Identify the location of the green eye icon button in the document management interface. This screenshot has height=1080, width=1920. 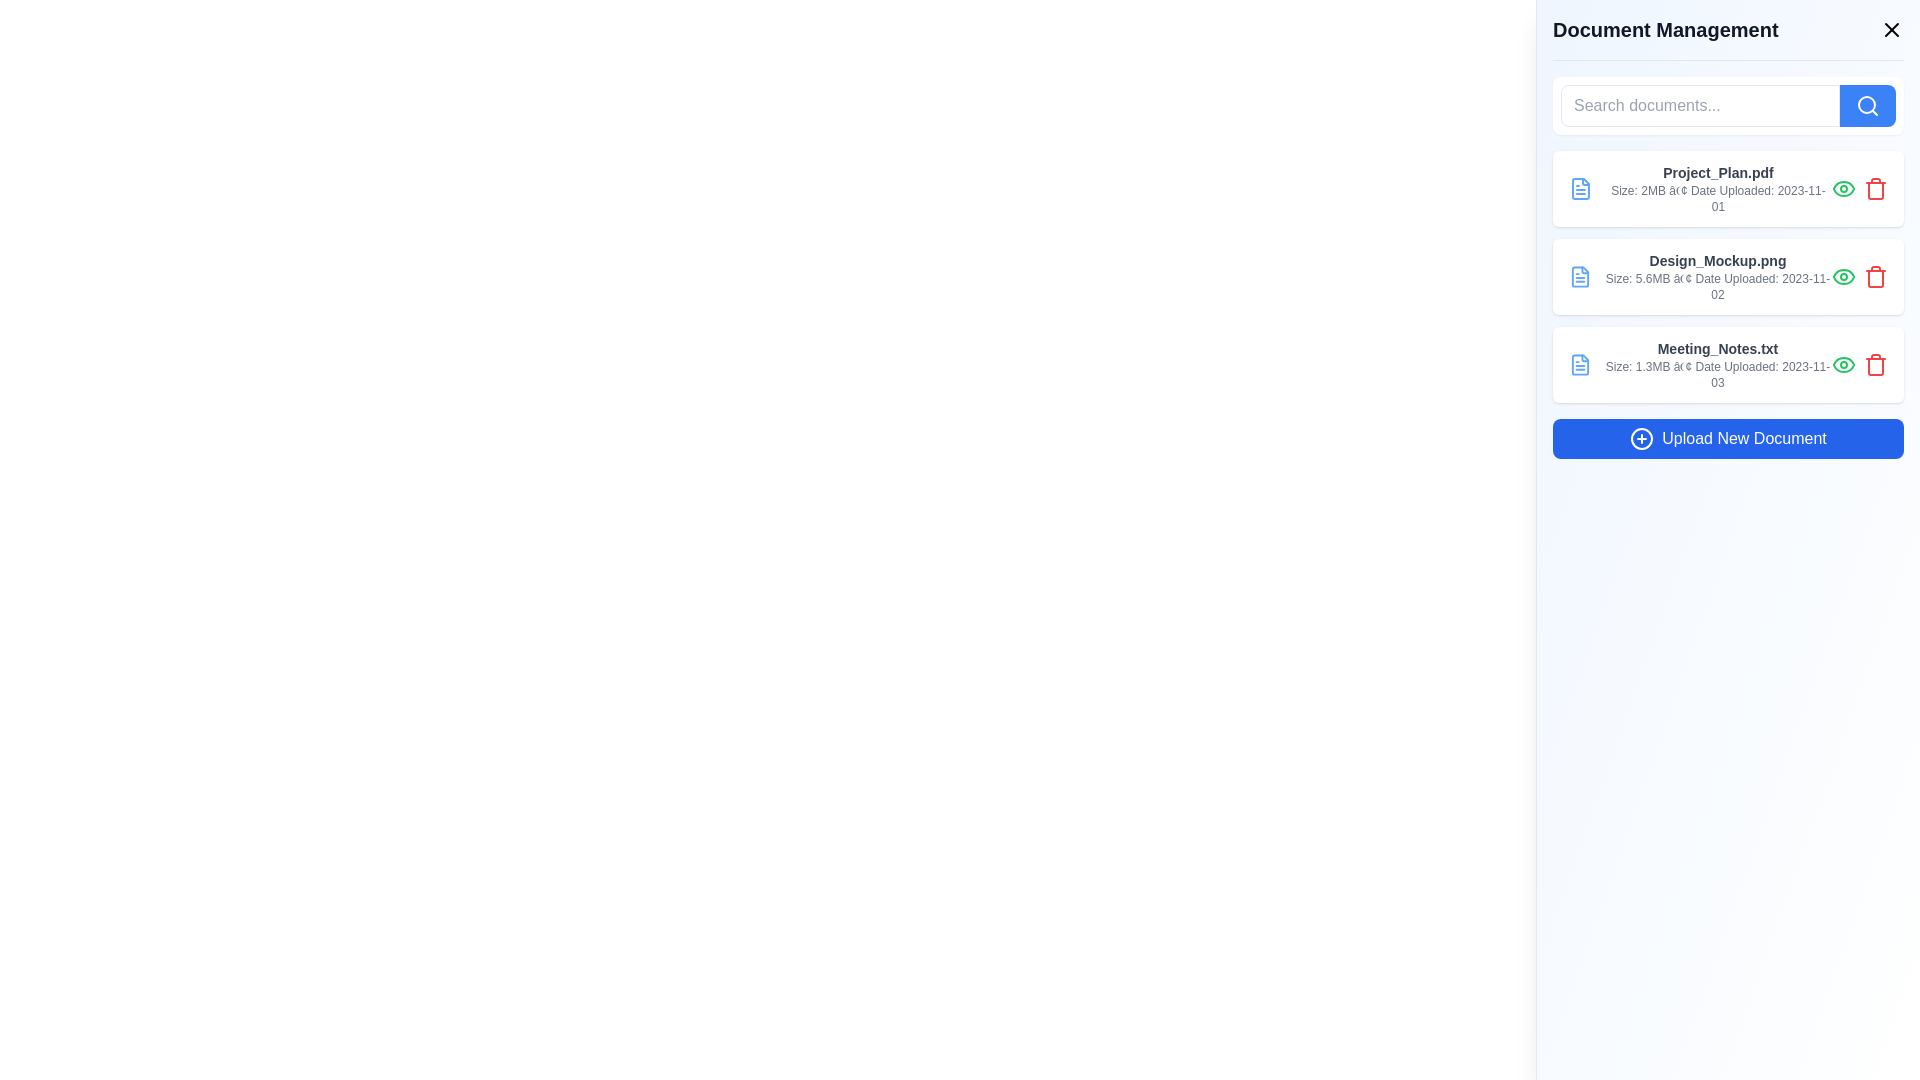
(1842, 189).